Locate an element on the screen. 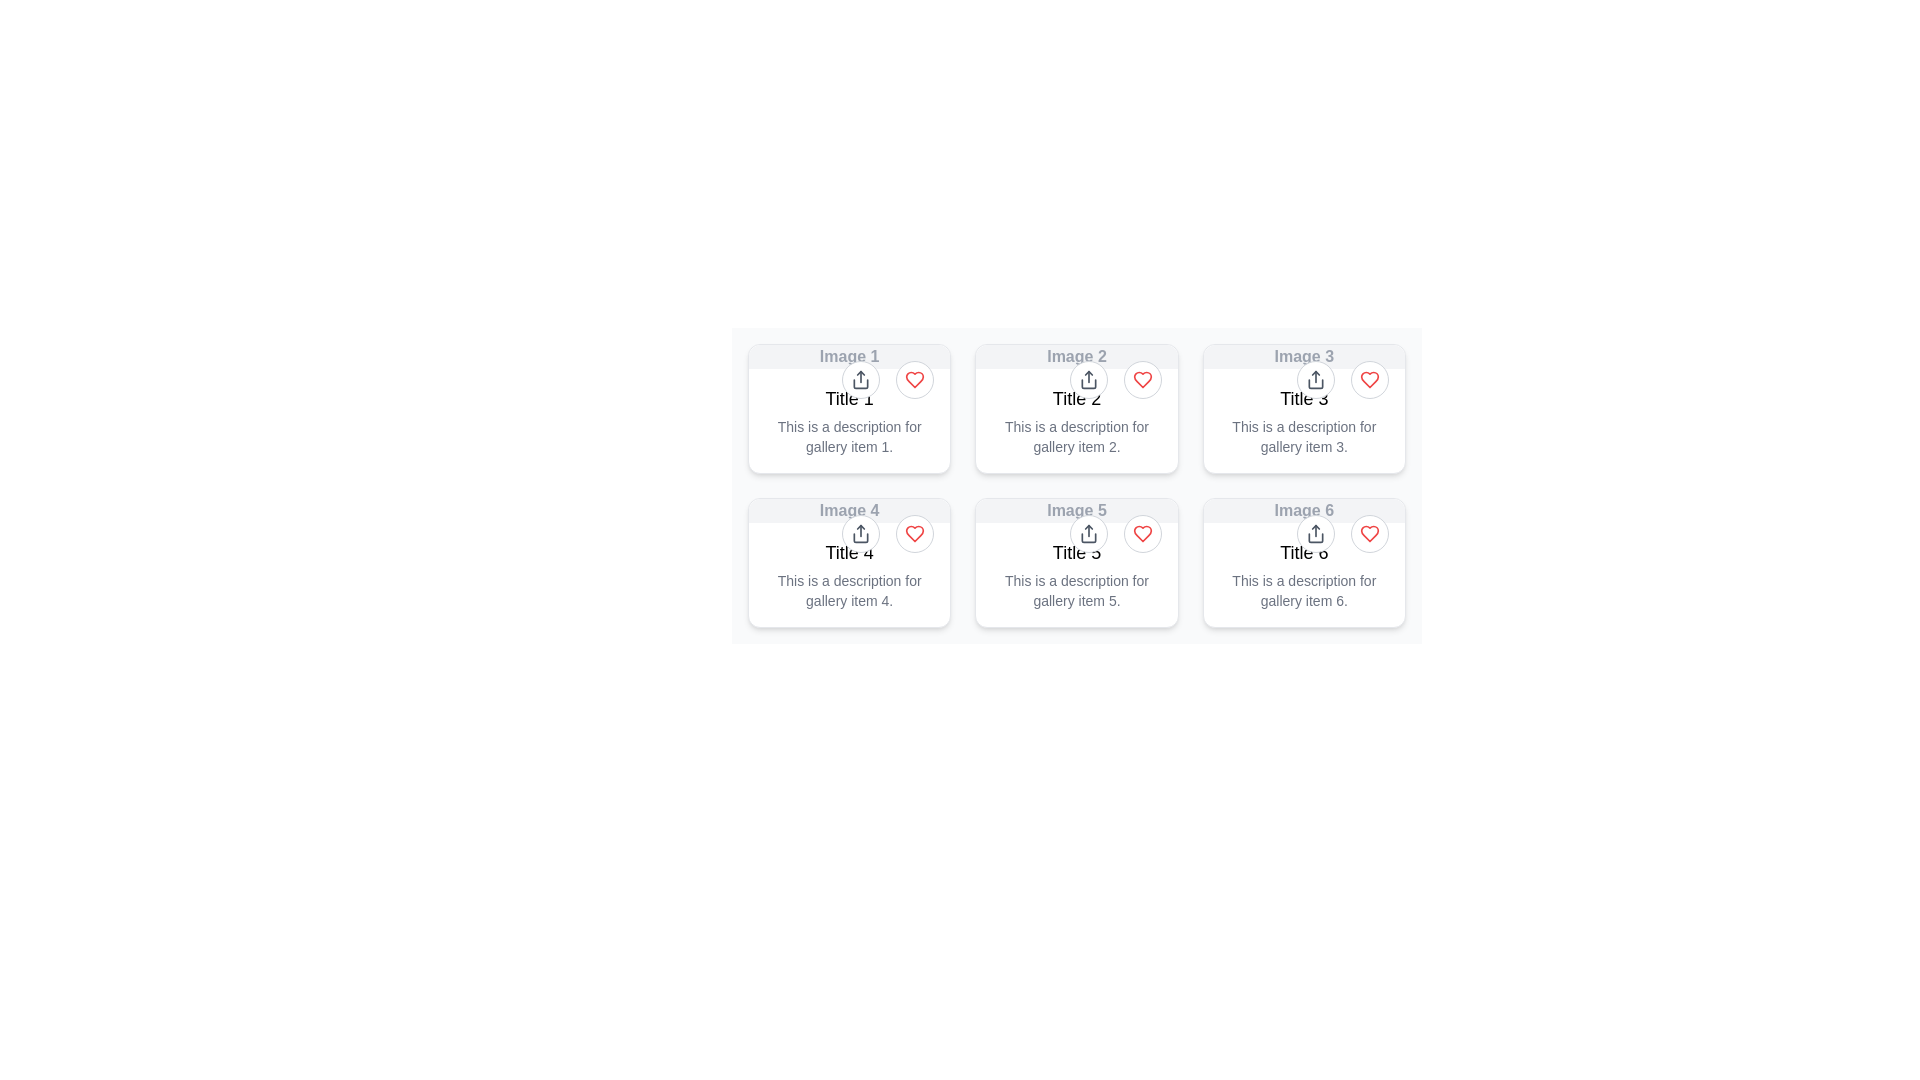  the heart icon located in the gallery card for 'Image 5 Title 5' is located at coordinates (1142, 532).